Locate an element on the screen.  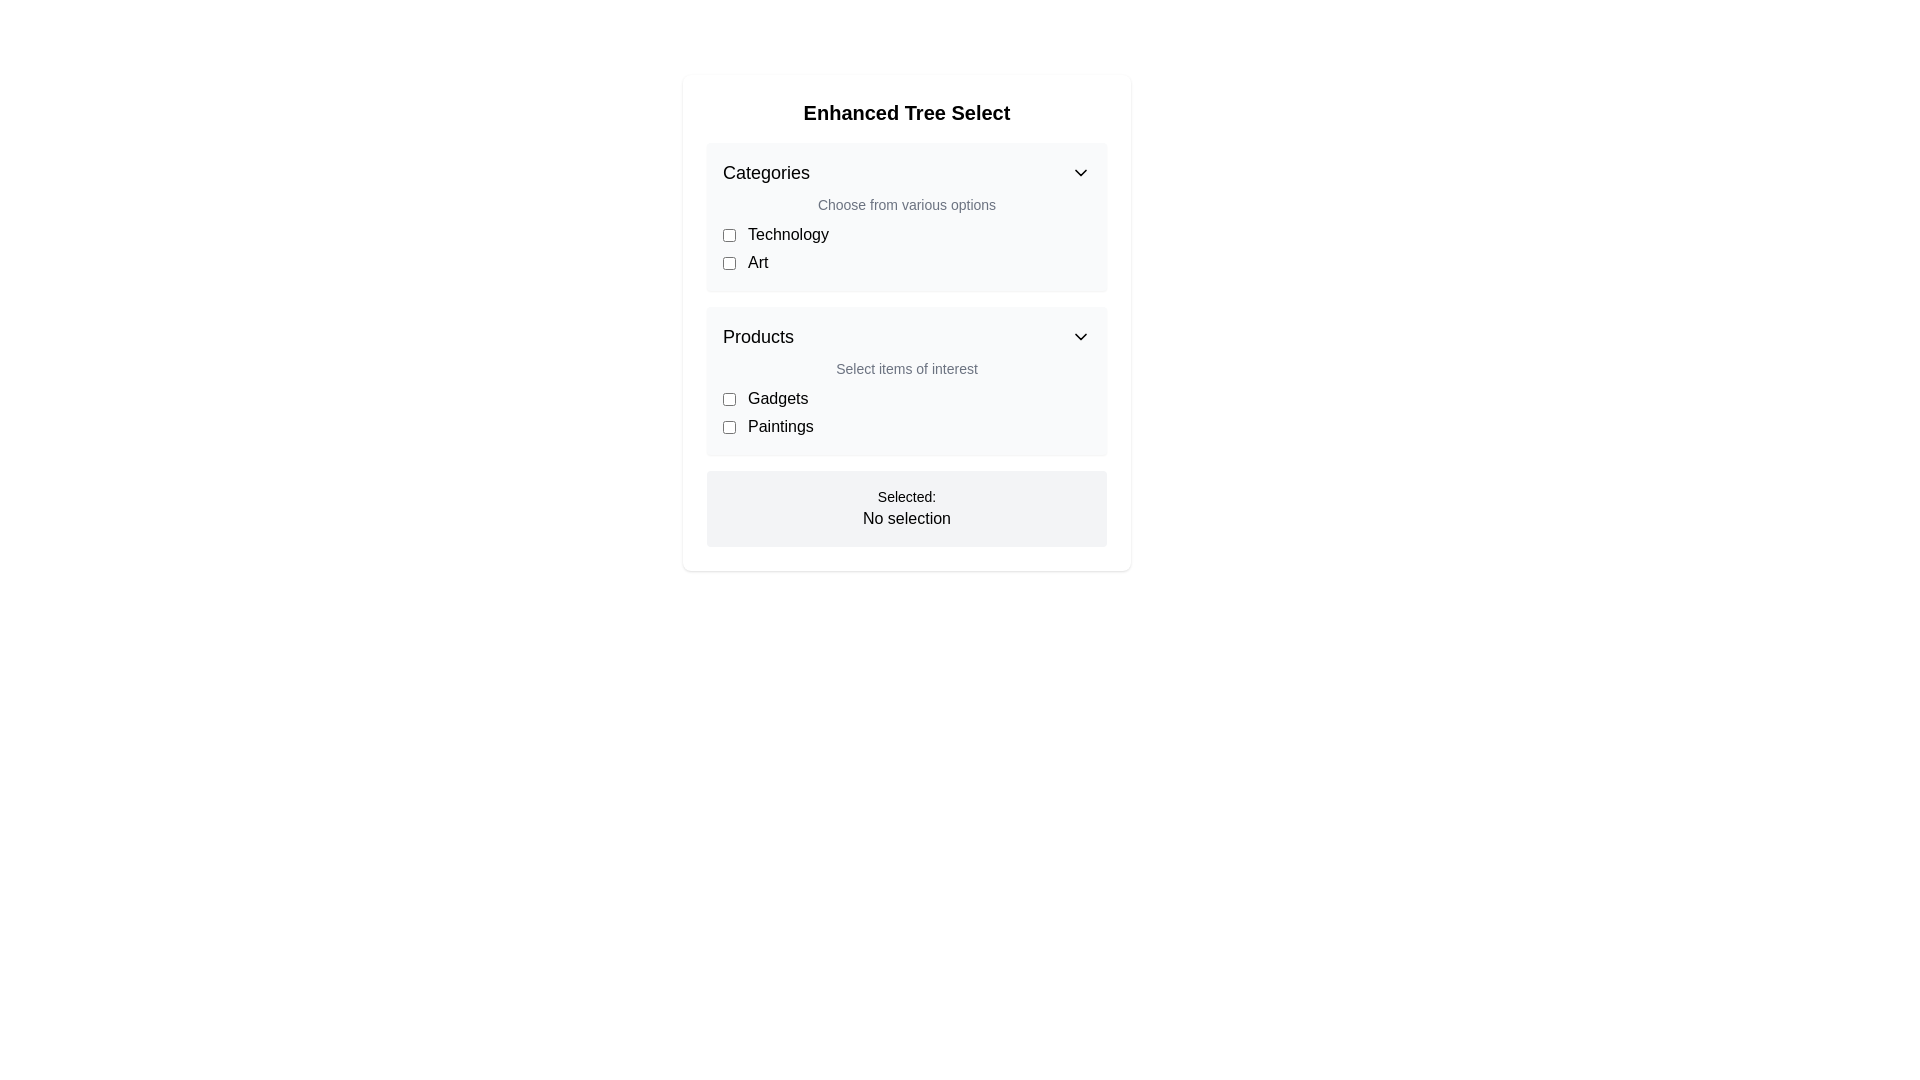
the 'Categories' dropdown trigger to indicate interactivity, located at the top section of the UI box with a white background is located at coordinates (906, 172).